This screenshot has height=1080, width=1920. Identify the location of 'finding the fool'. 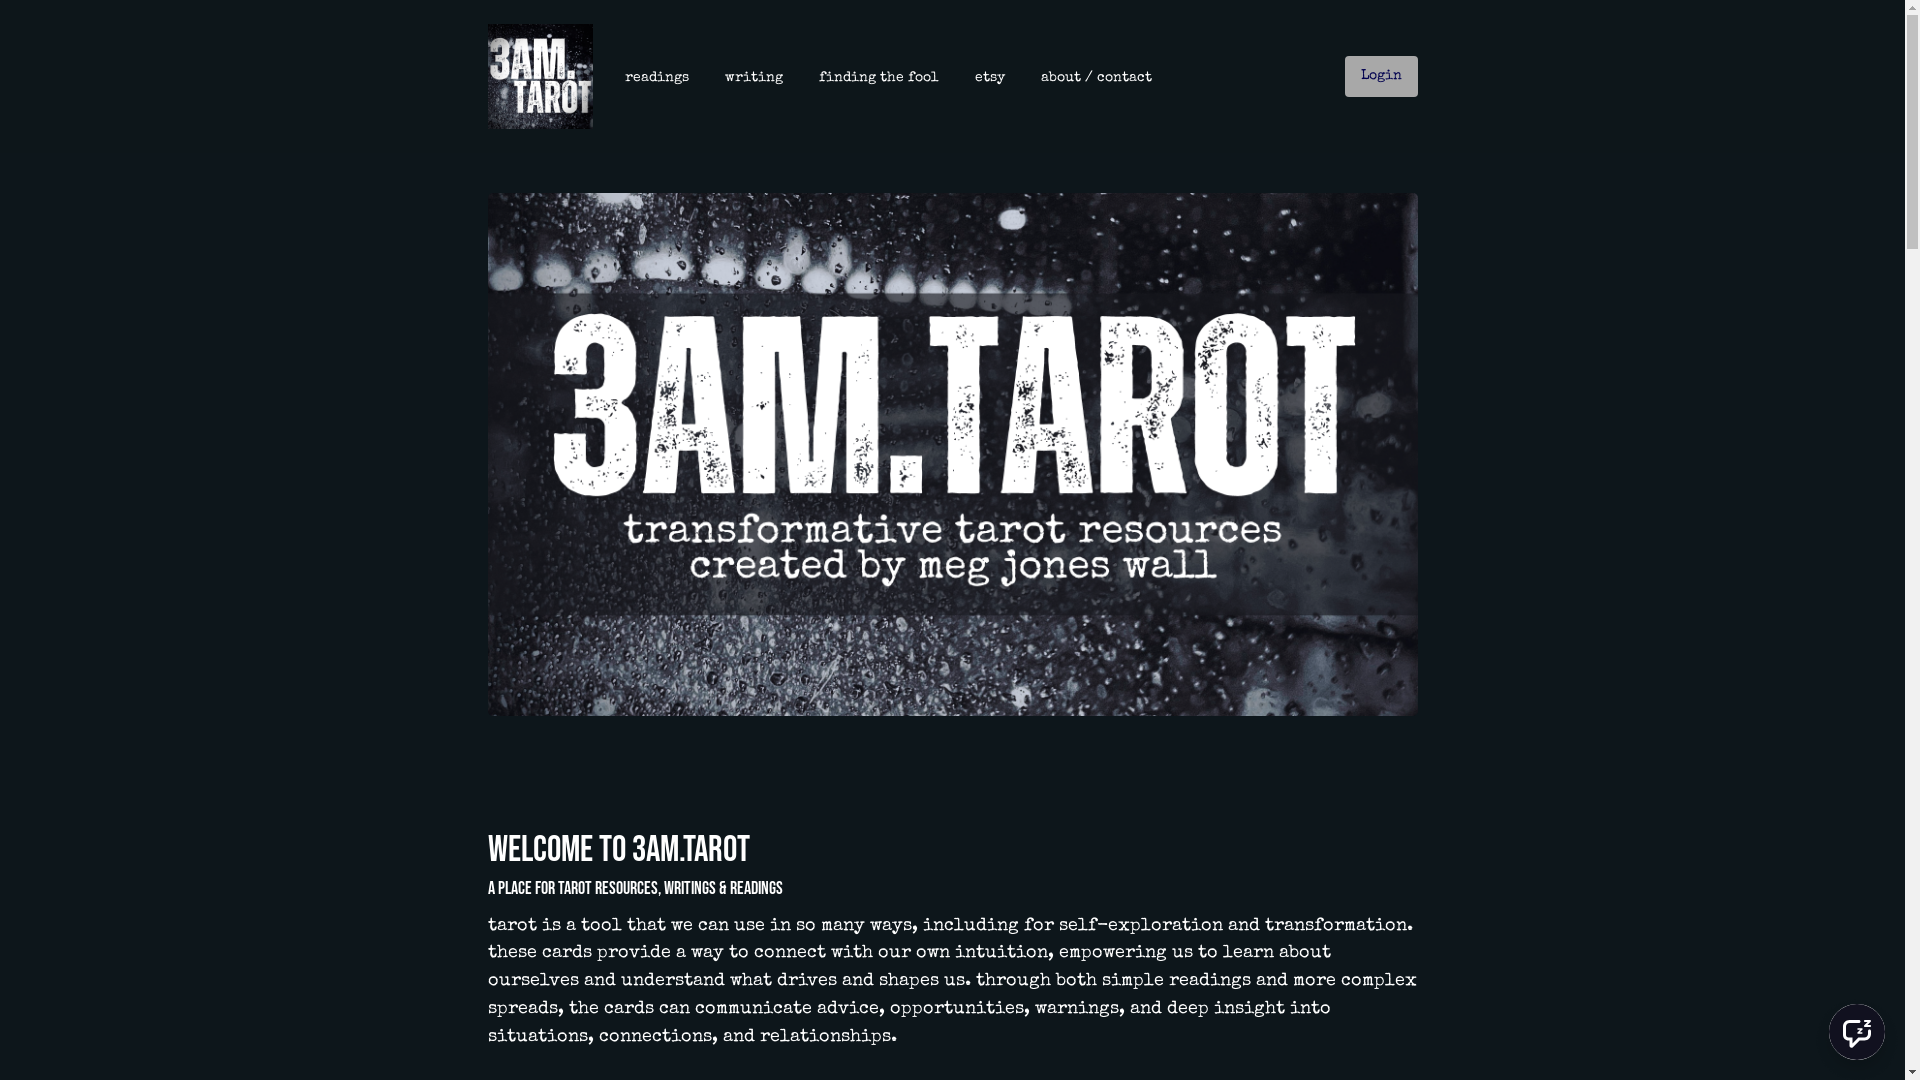
(817, 76).